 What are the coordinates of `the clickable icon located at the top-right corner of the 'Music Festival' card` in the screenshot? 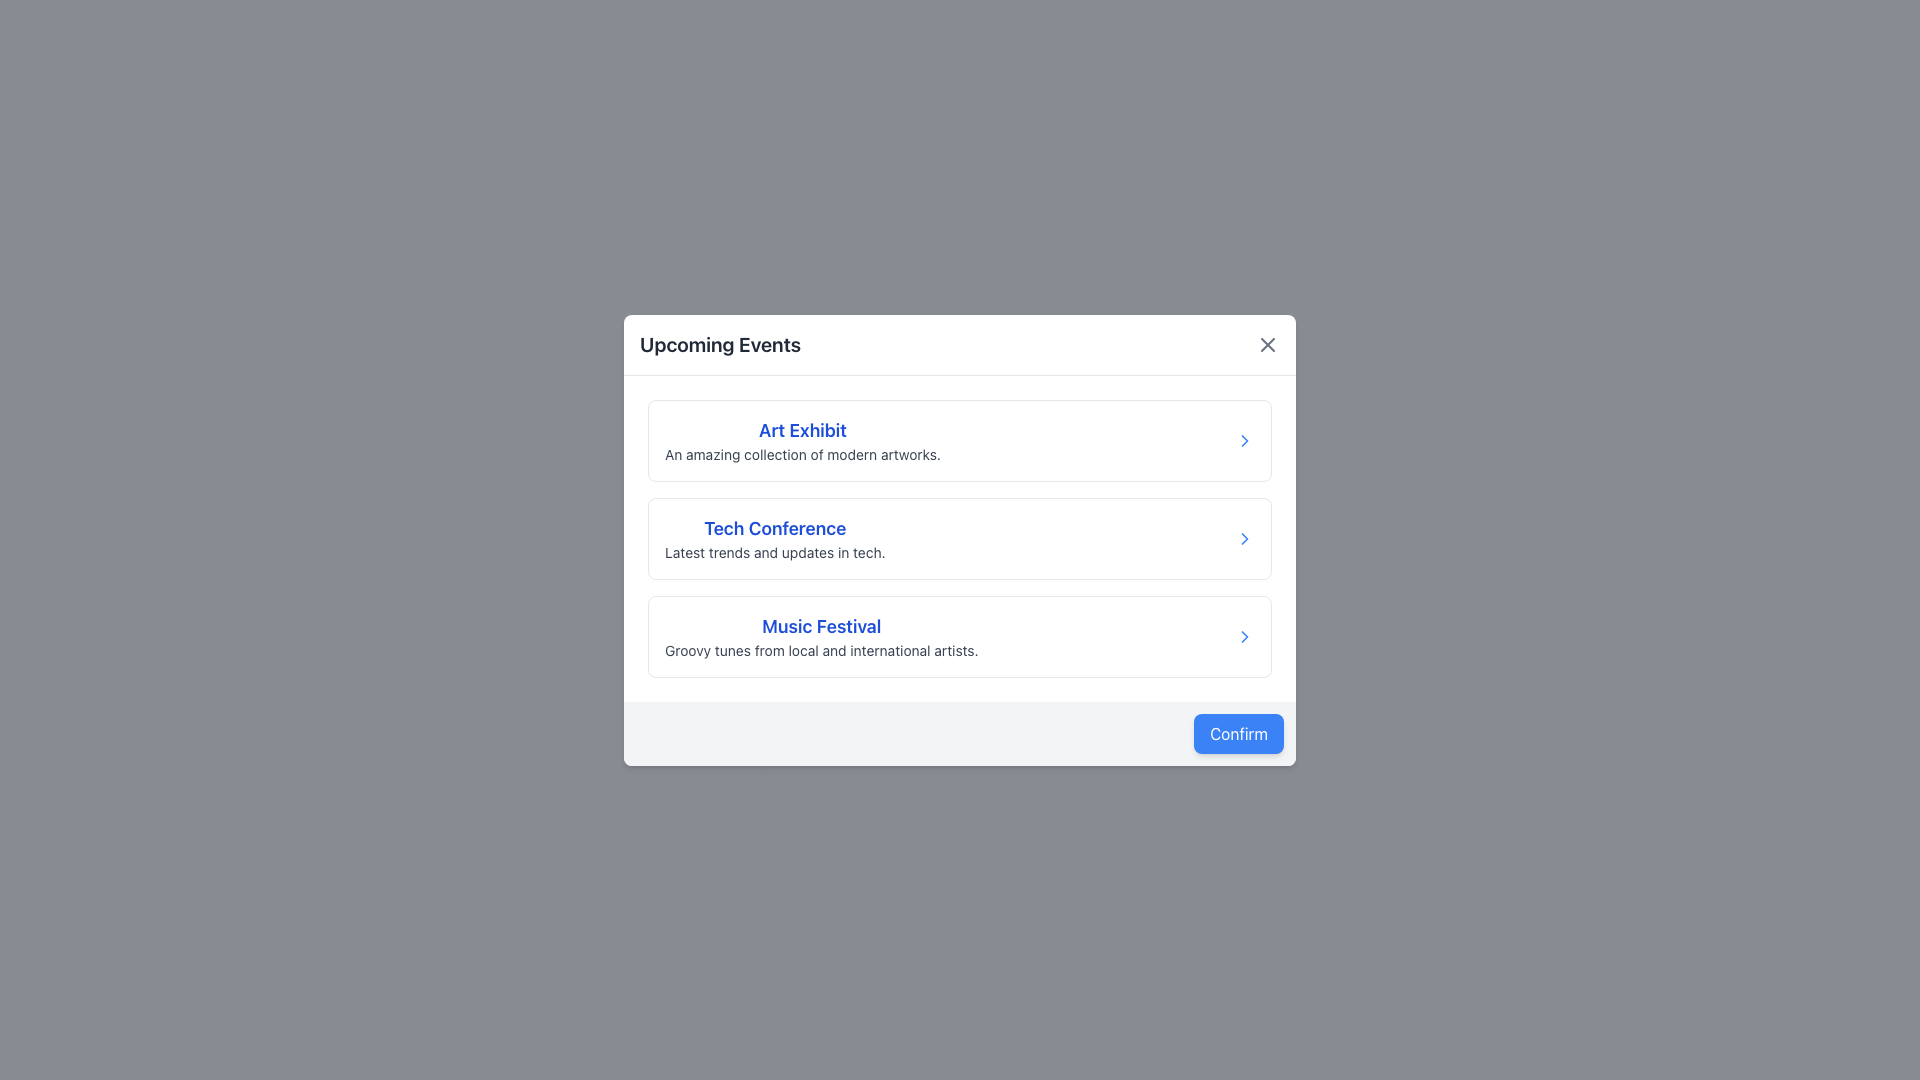 It's located at (1243, 636).